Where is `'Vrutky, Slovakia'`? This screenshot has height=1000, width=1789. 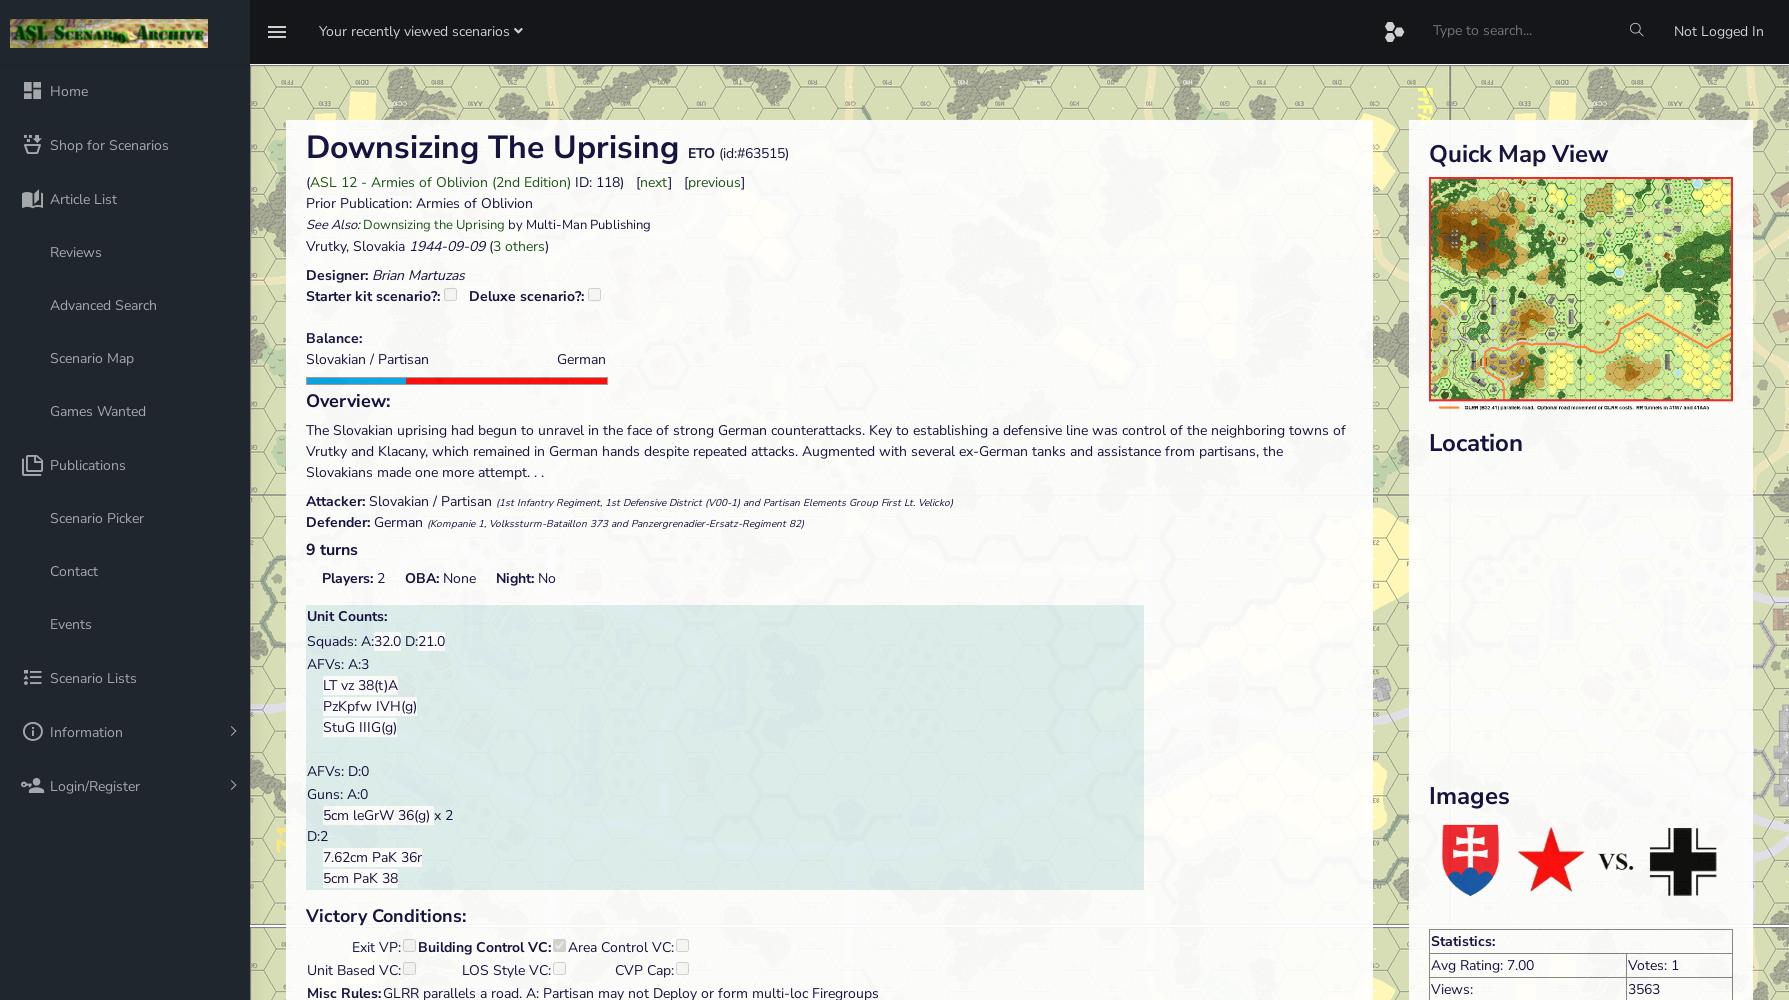
'Vrutky, Slovakia' is located at coordinates (304, 244).